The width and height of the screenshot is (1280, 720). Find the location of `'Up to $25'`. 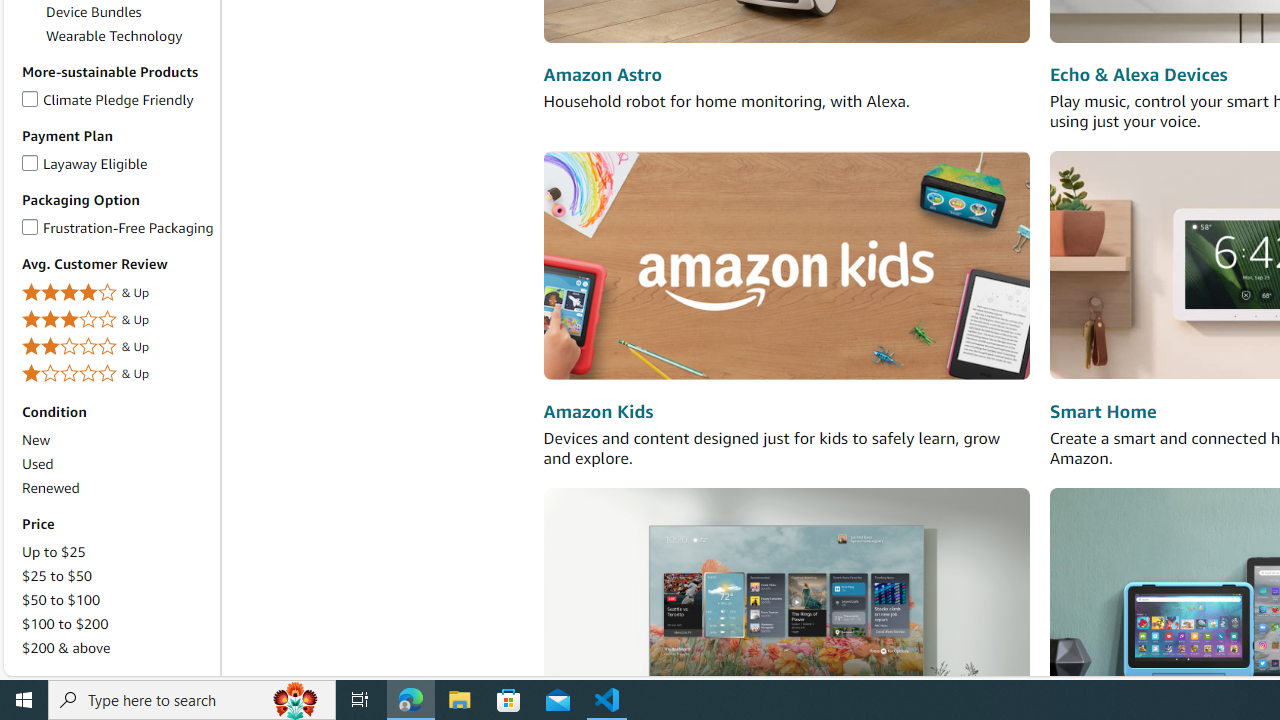

'Up to $25' is located at coordinates (116, 552).